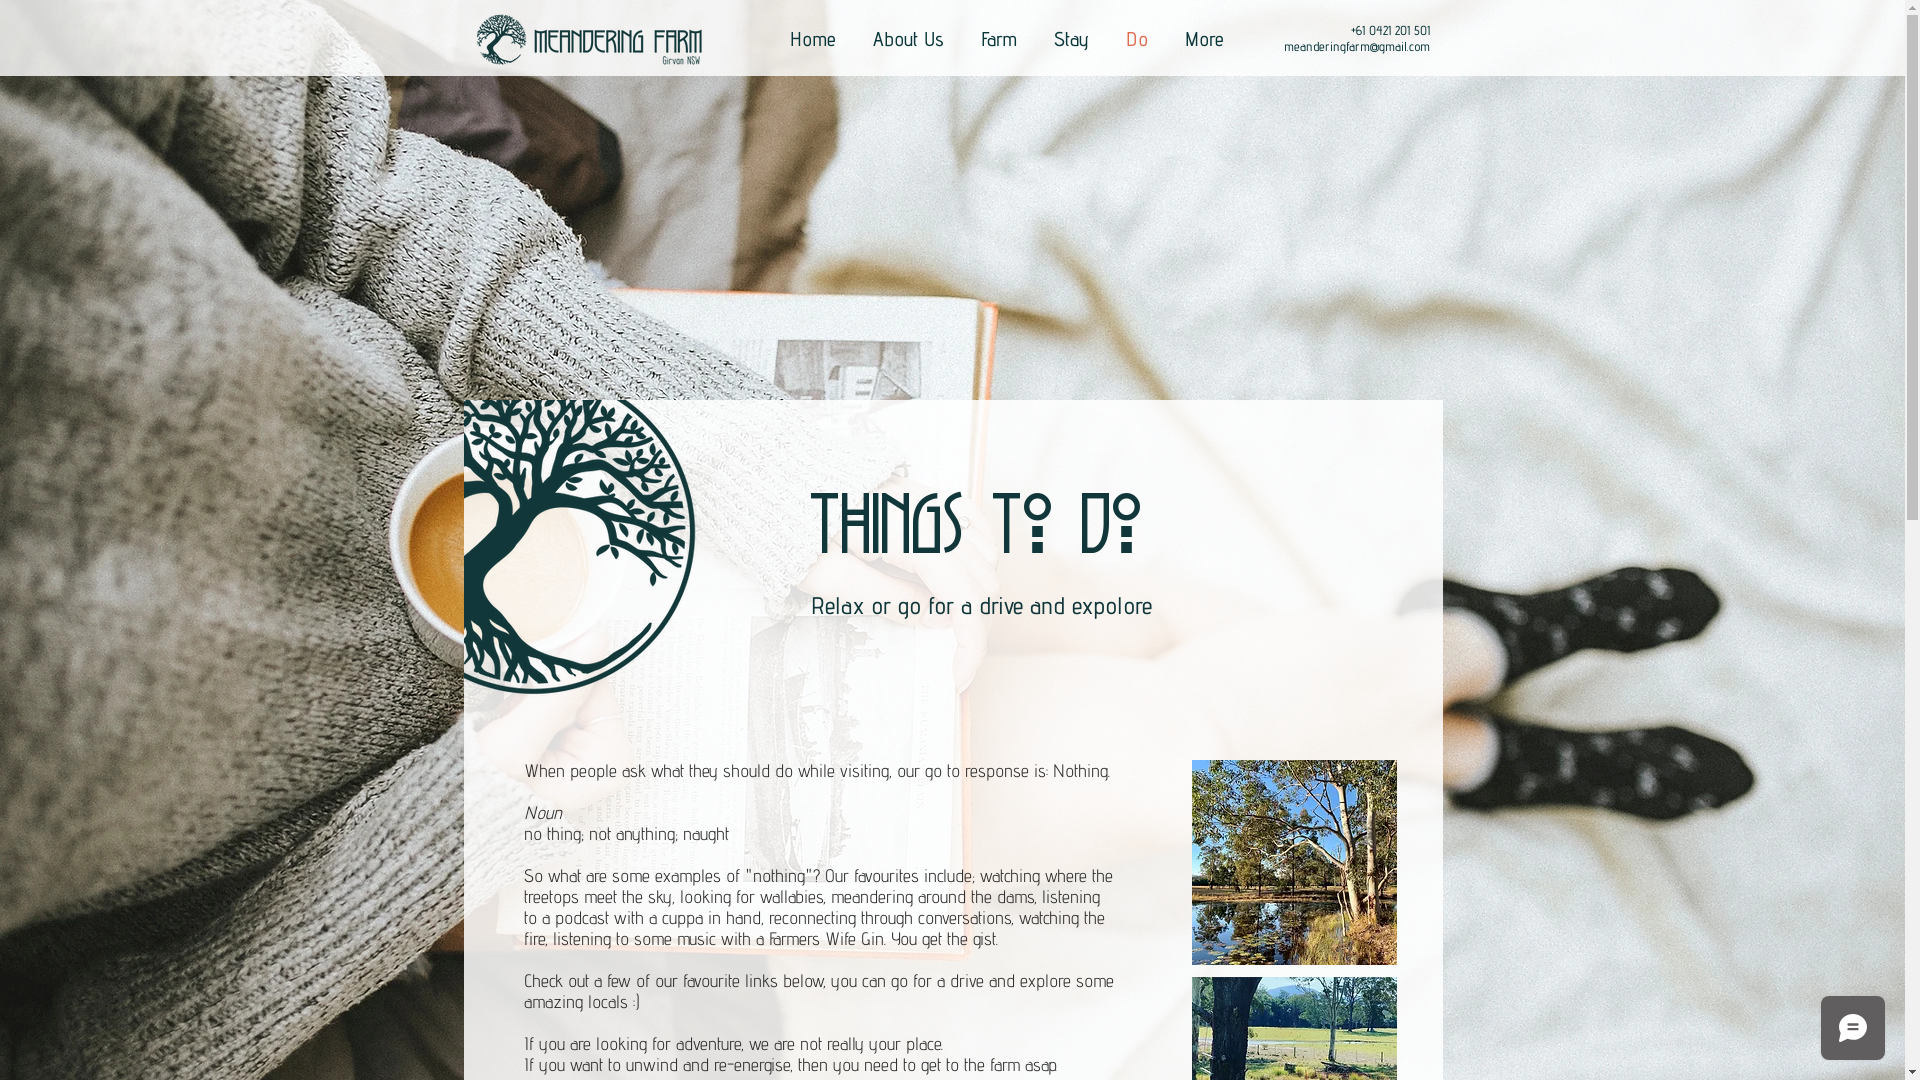 Image resolution: width=1920 pixels, height=1080 pixels. Describe the element at coordinates (1357, 45) in the screenshot. I see `'meanderingfarm@gmail.com'` at that location.